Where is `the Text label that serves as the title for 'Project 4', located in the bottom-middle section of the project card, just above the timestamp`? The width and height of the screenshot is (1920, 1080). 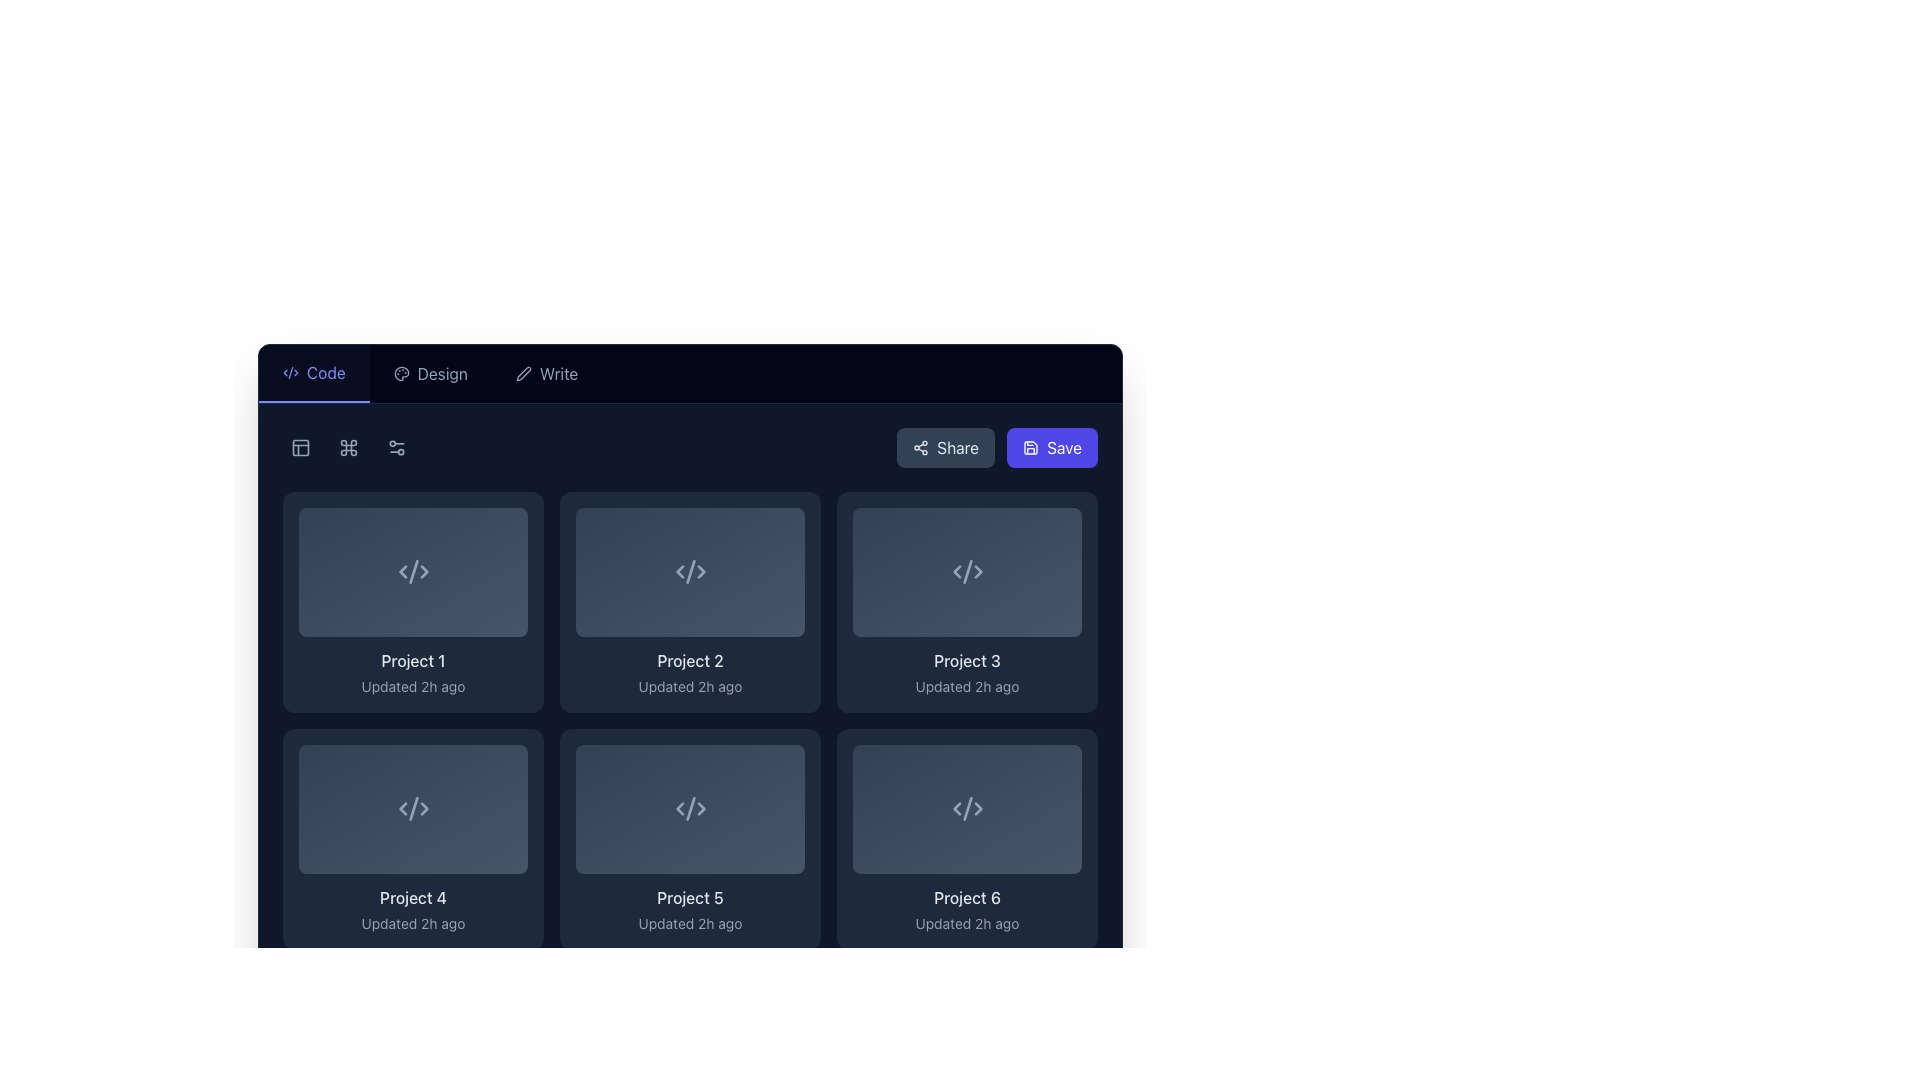 the Text label that serves as the title for 'Project 4', located in the bottom-middle section of the project card, just above the timestamp is located at coordinates (412, 896).